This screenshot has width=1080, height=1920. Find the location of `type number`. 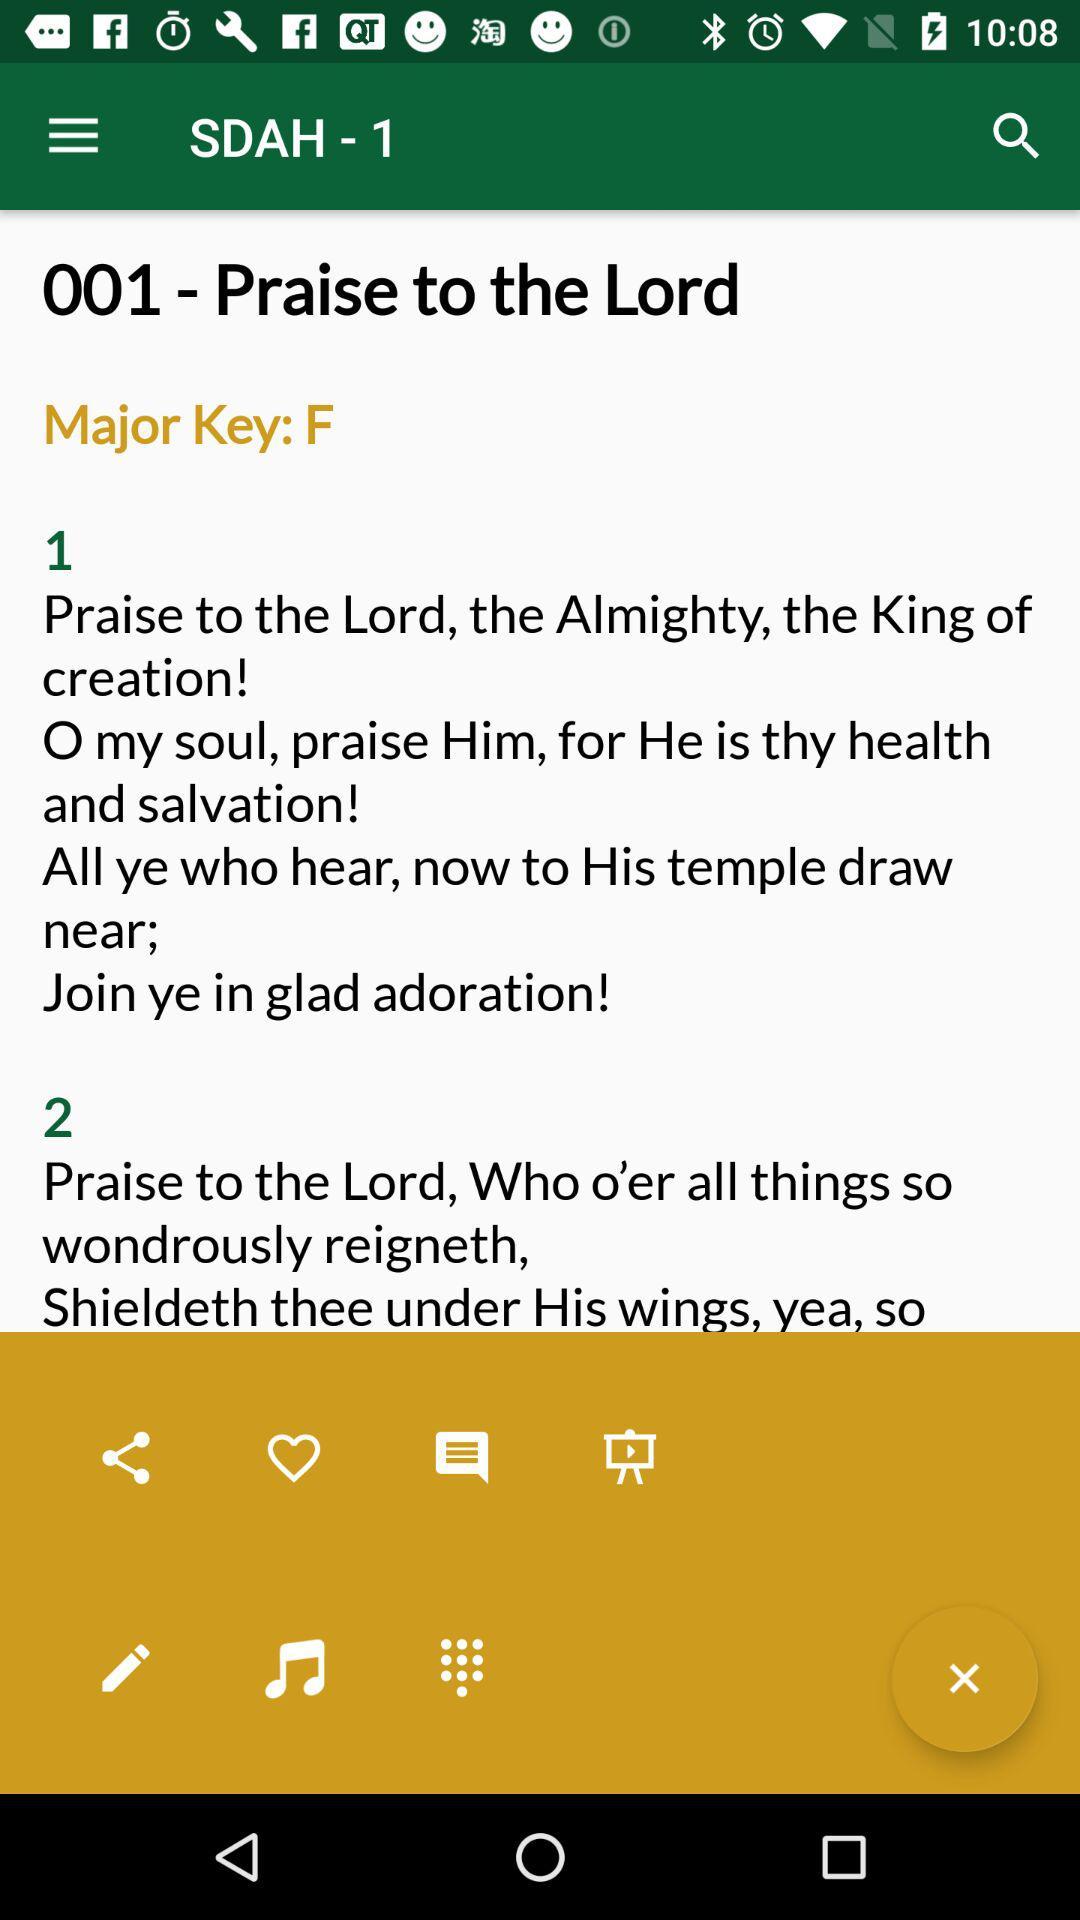

type number is located at coordinates (462, 1667).